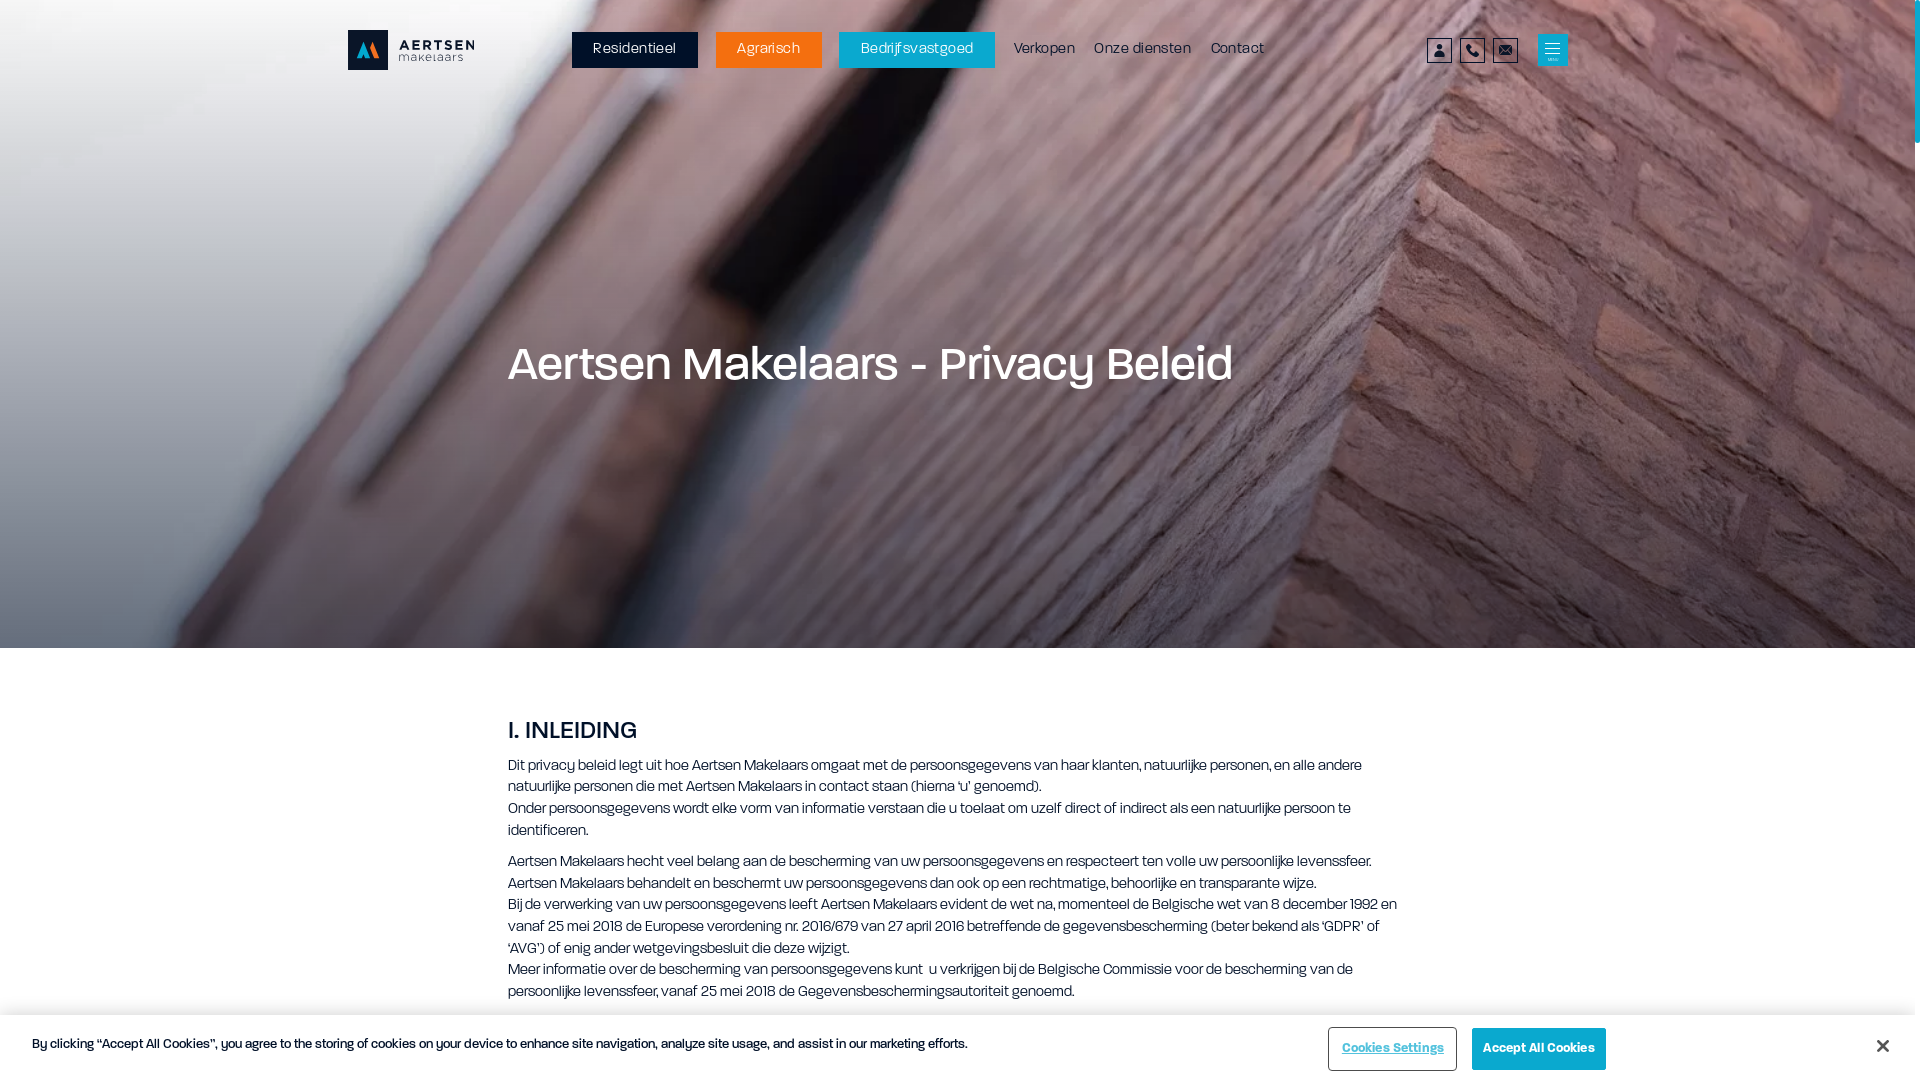 The height and width of the screenshot is (1080, 1920). Describe the element at coordinates (1438, 49) in the screenshot. I see `'Gebruikerslogin'` at that location.